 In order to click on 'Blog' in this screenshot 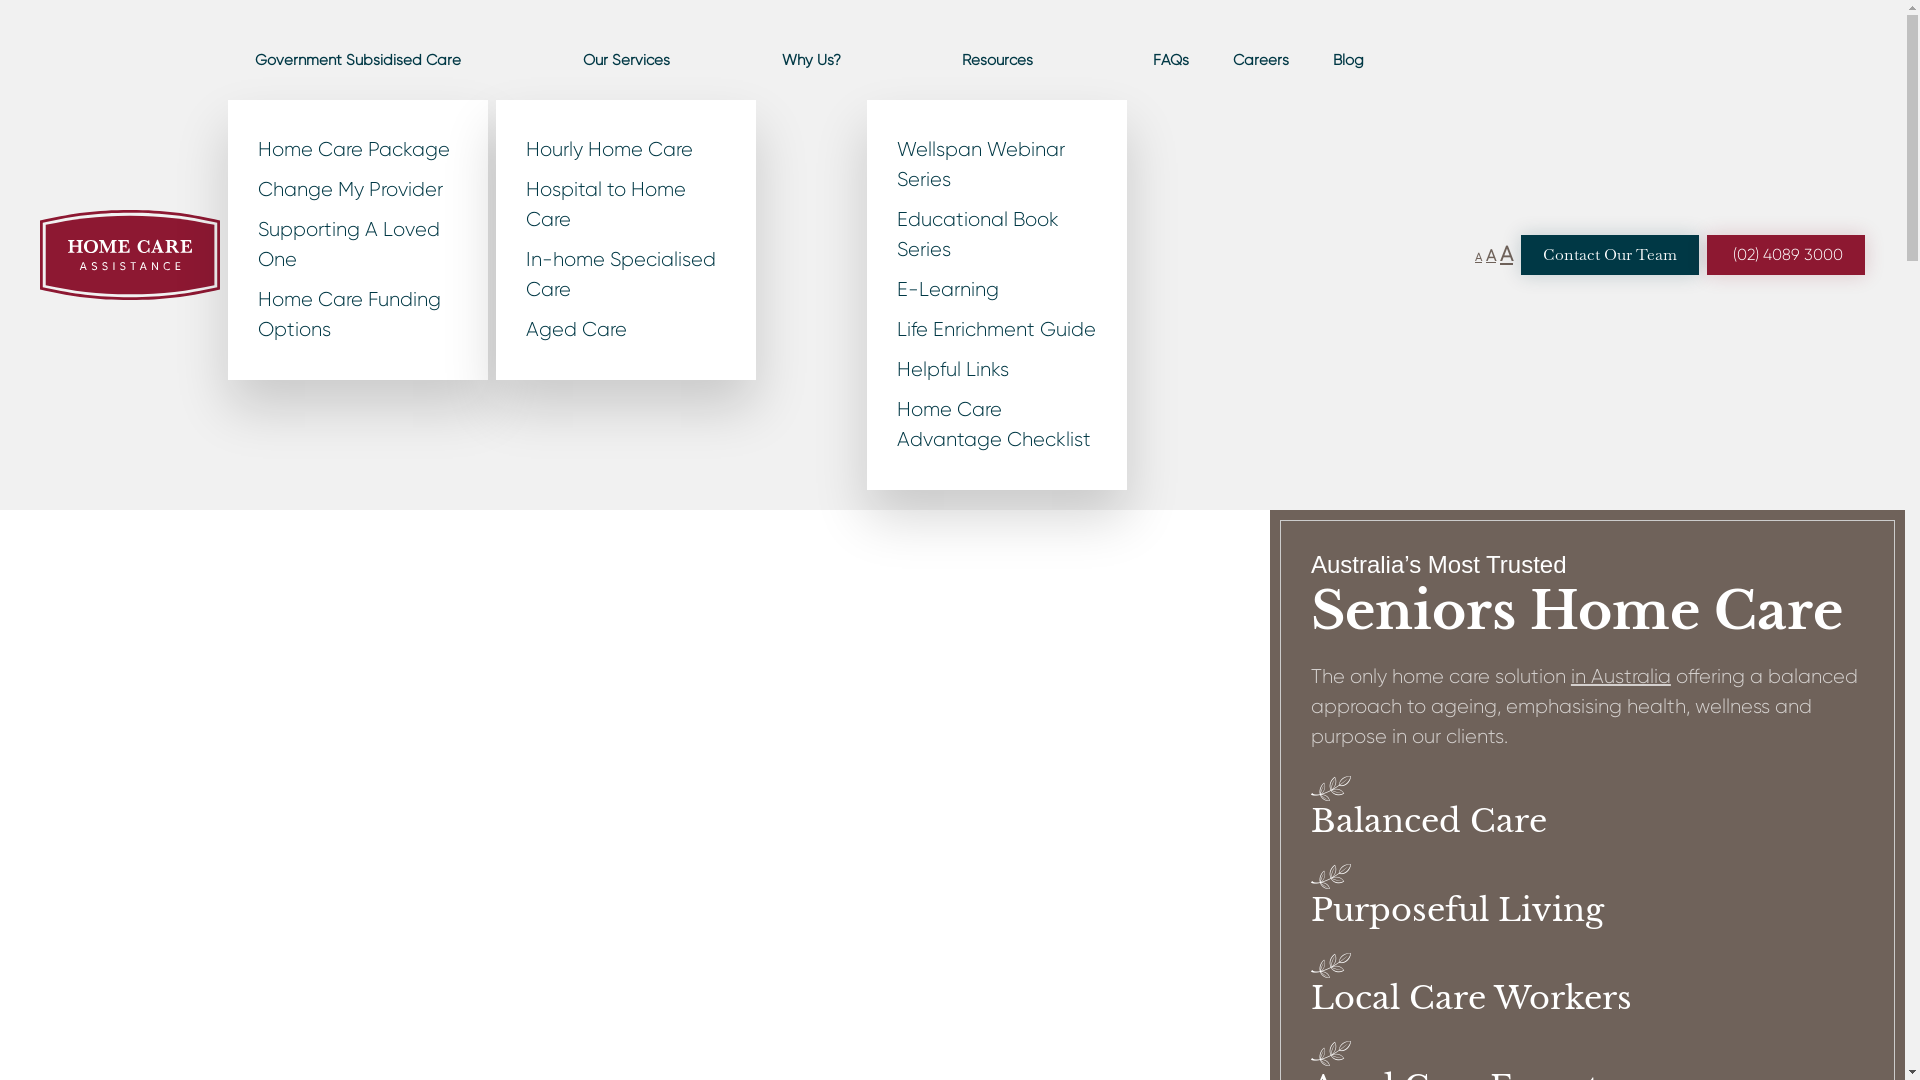, I will do `click(1348, 59)`.